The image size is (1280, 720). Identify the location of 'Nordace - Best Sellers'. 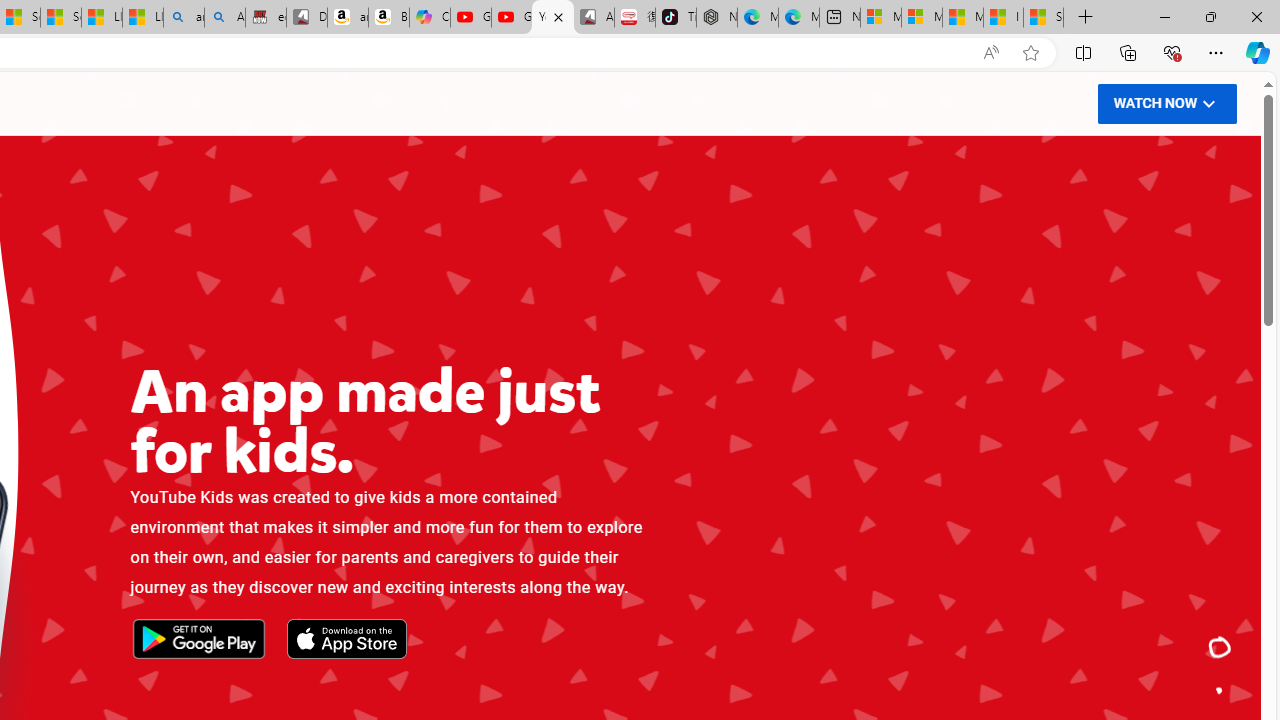
(717, 17).